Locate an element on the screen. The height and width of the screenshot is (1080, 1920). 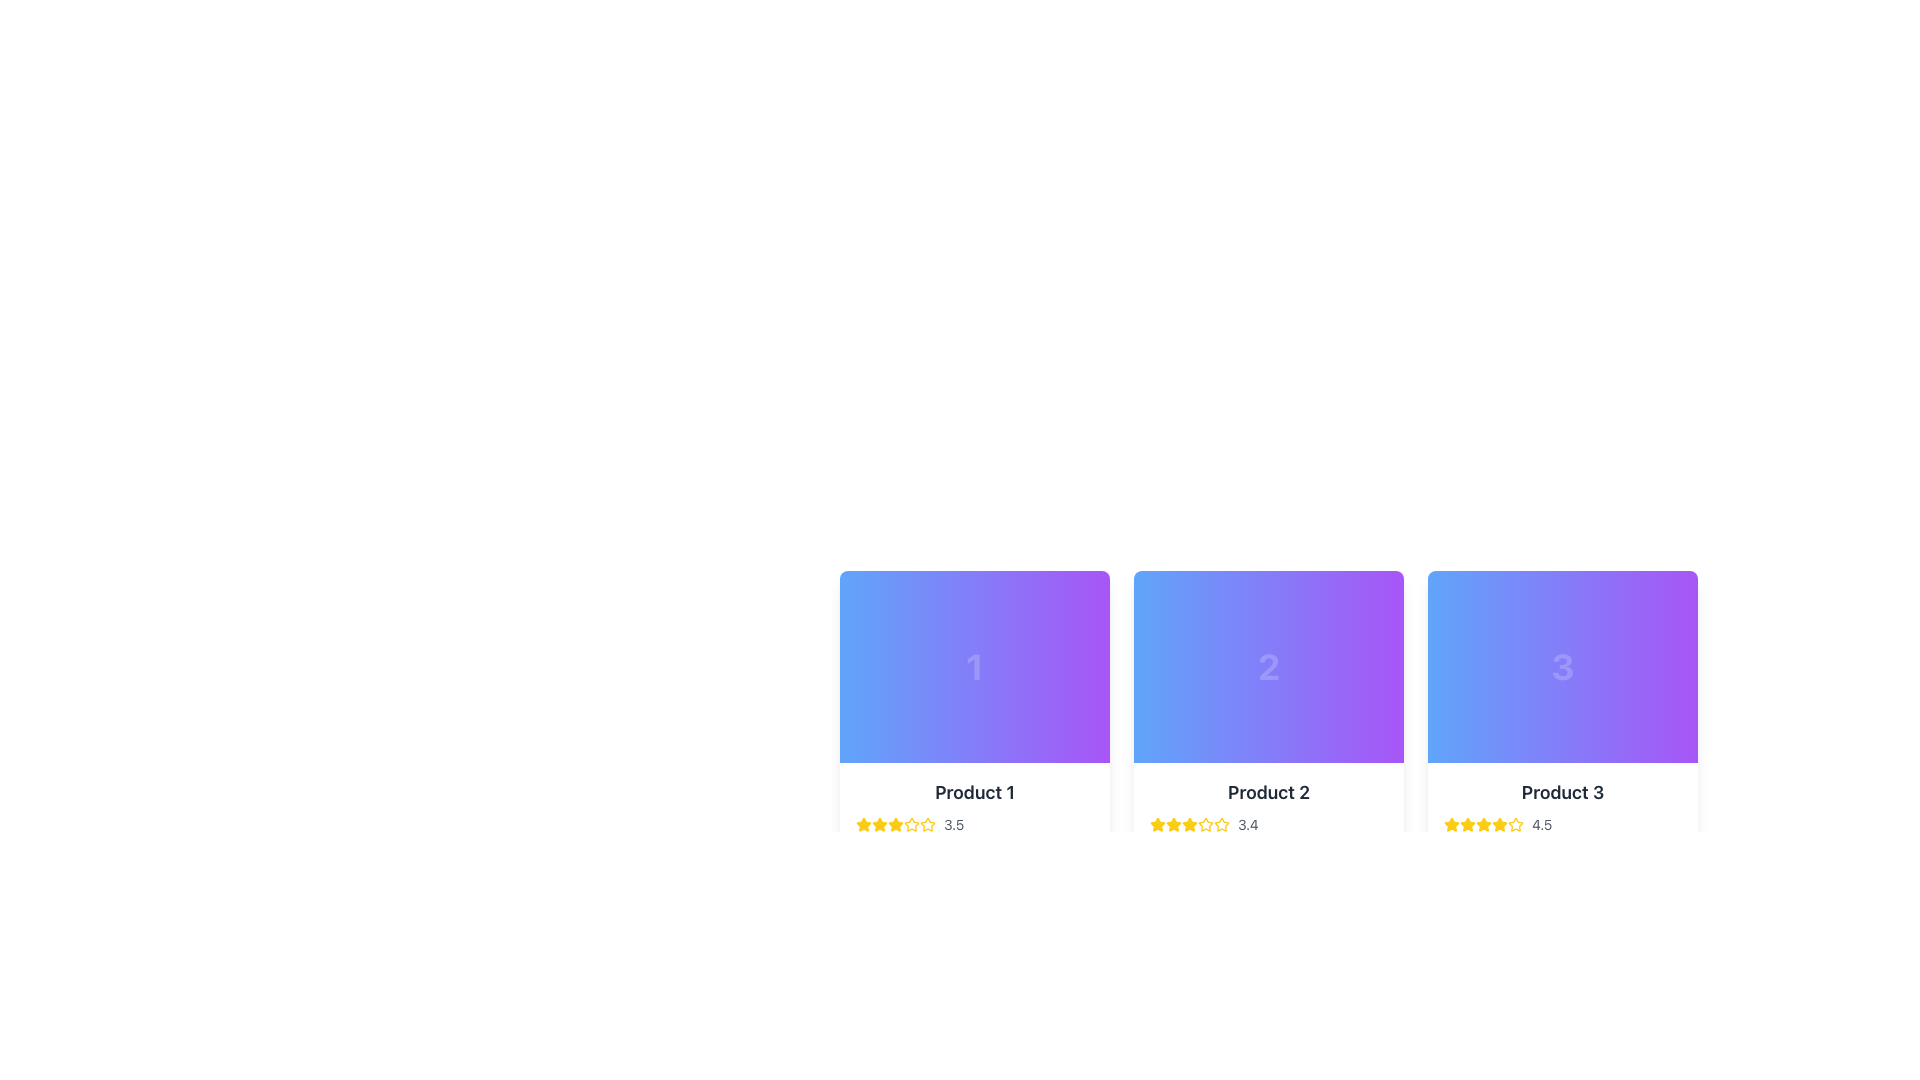
the Decorative panel featuring a gradient background from blue to purple, with a semi-transparent white number '1' in bold font, located at the top section of the card layout for 'Product 1' is located at coordinates (974, 667).